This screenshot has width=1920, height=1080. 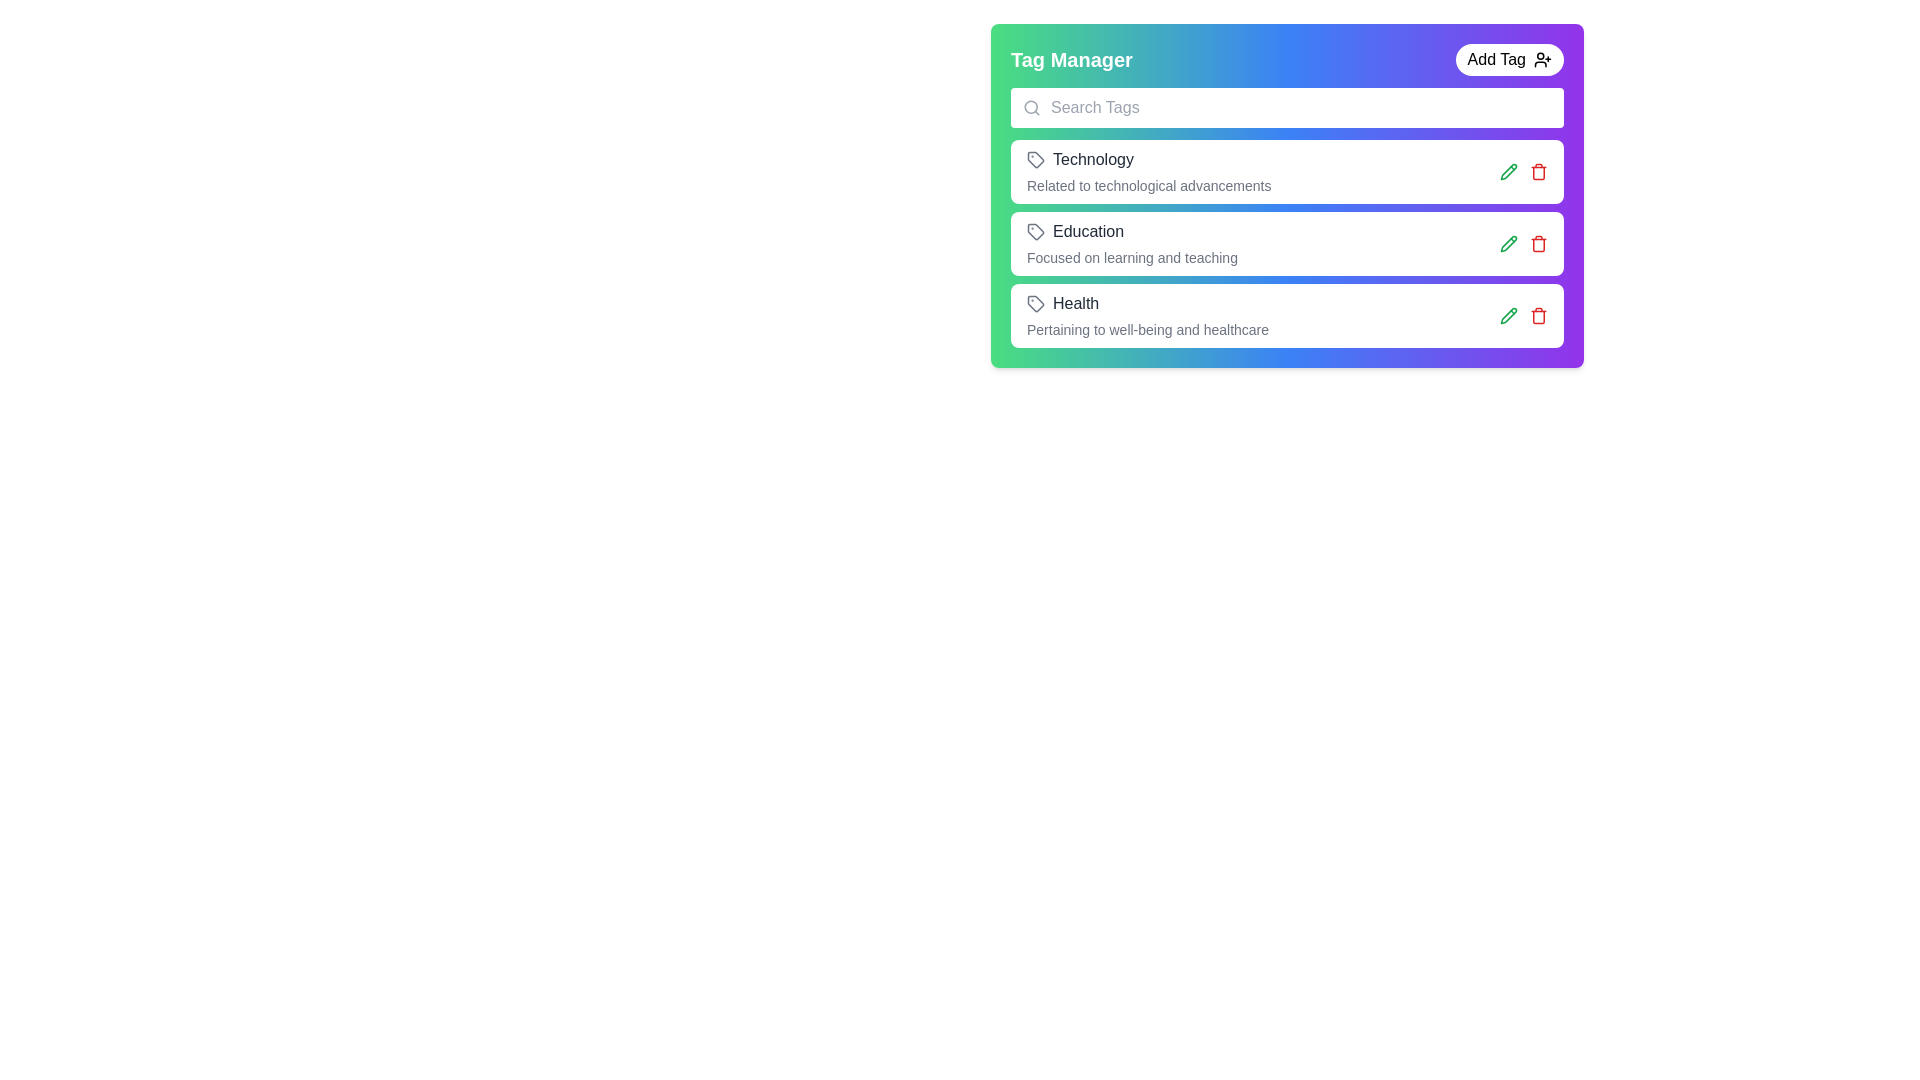 What do you see at coordinates (1509, 59) in the screenshot?
I see `the 'Add Tag' button located on the right side of the 'Tag Manager' heading` at bounding box center [1509, 59].